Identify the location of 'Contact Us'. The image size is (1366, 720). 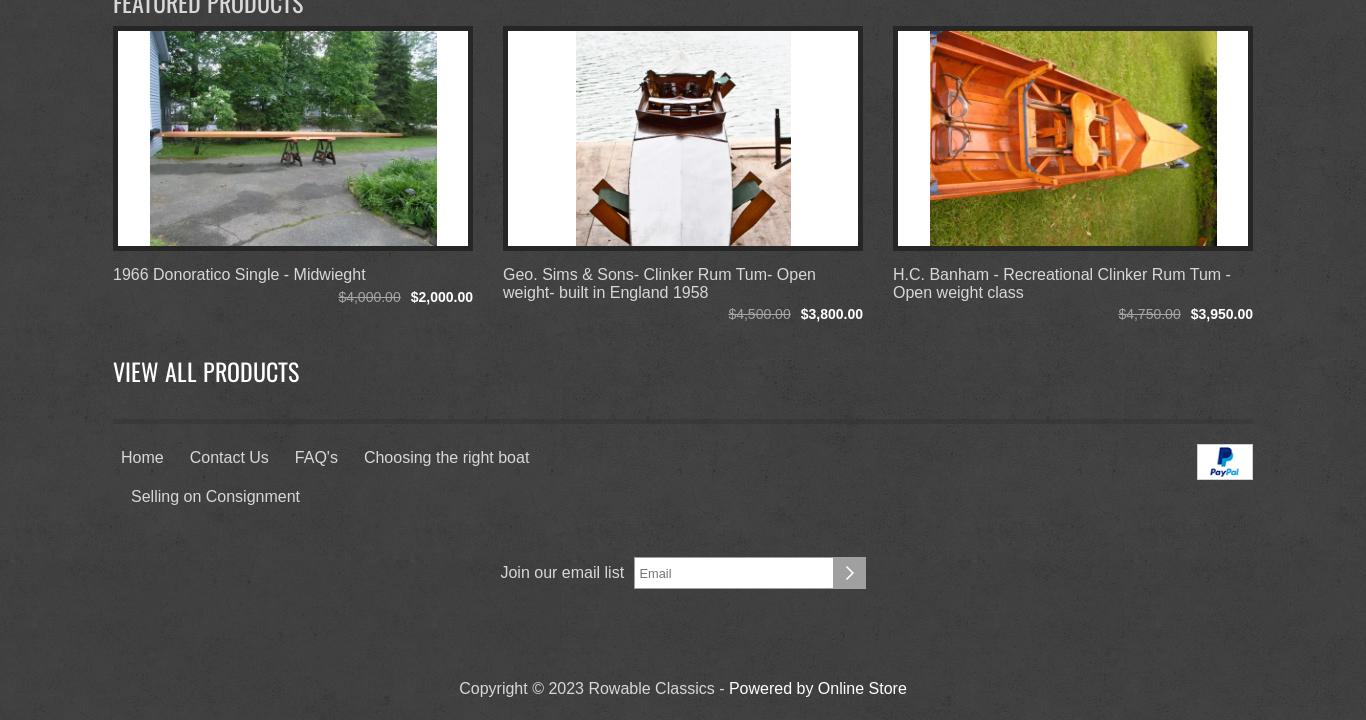
(228, 457).